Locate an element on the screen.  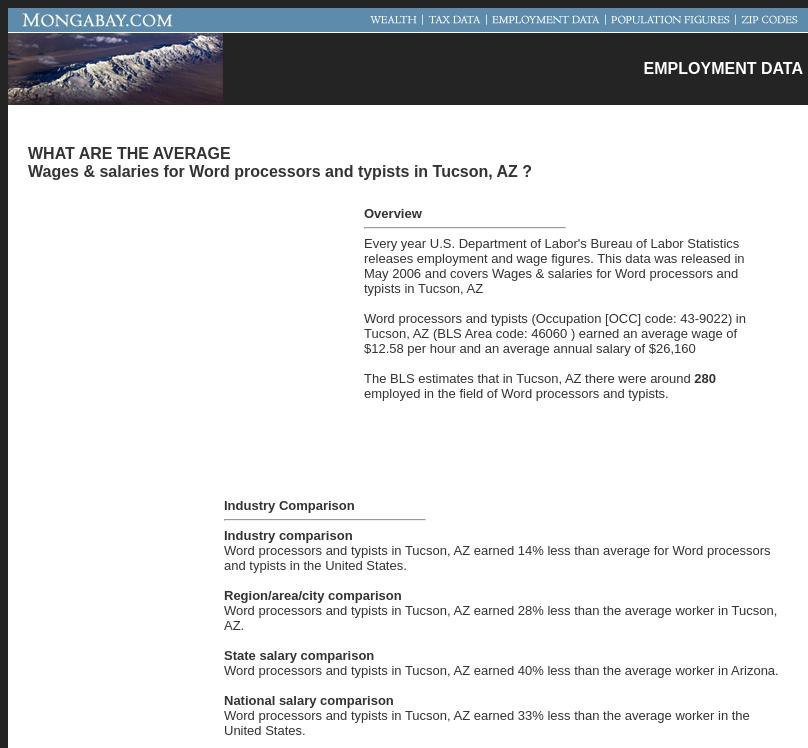
'EMPLOYMENT DATA' is located at coordinates (721, 67).